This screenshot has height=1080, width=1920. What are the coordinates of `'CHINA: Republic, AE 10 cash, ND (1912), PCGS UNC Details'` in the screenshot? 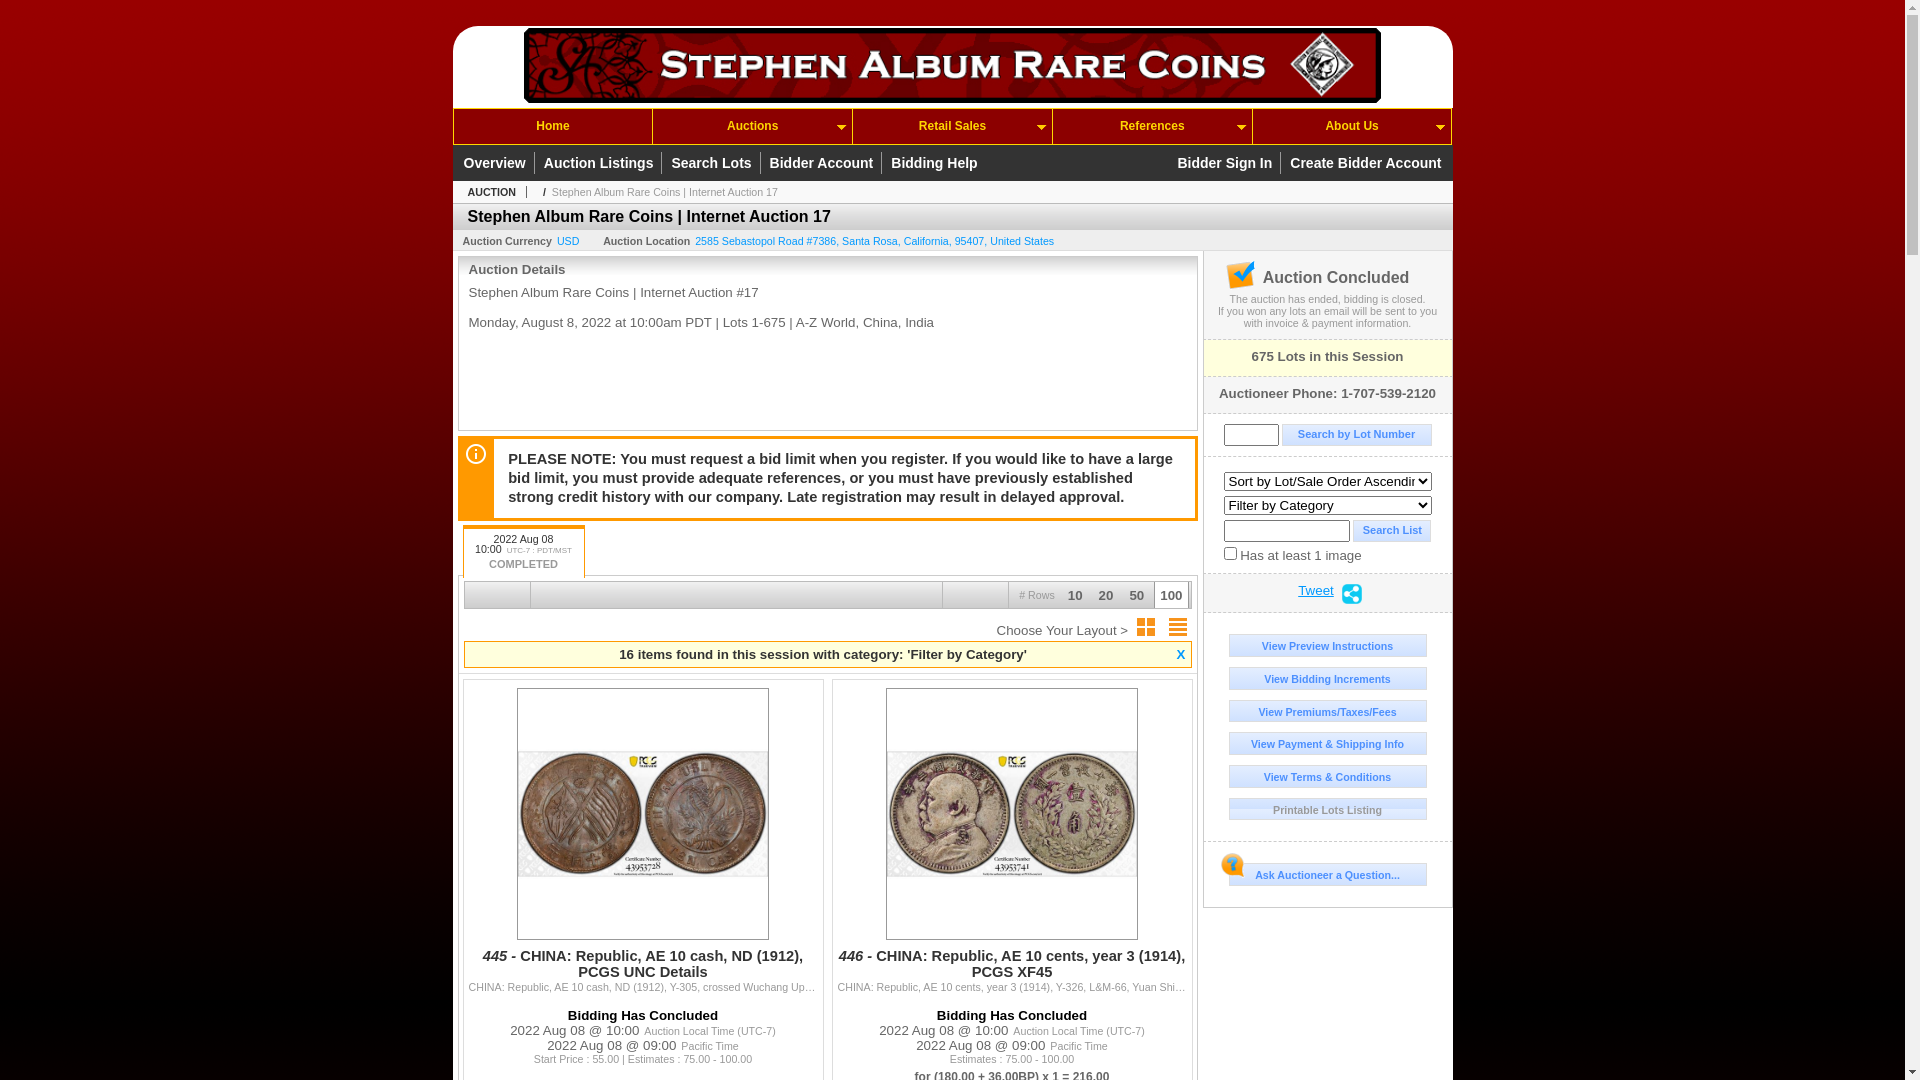 It's located at (643, 943).